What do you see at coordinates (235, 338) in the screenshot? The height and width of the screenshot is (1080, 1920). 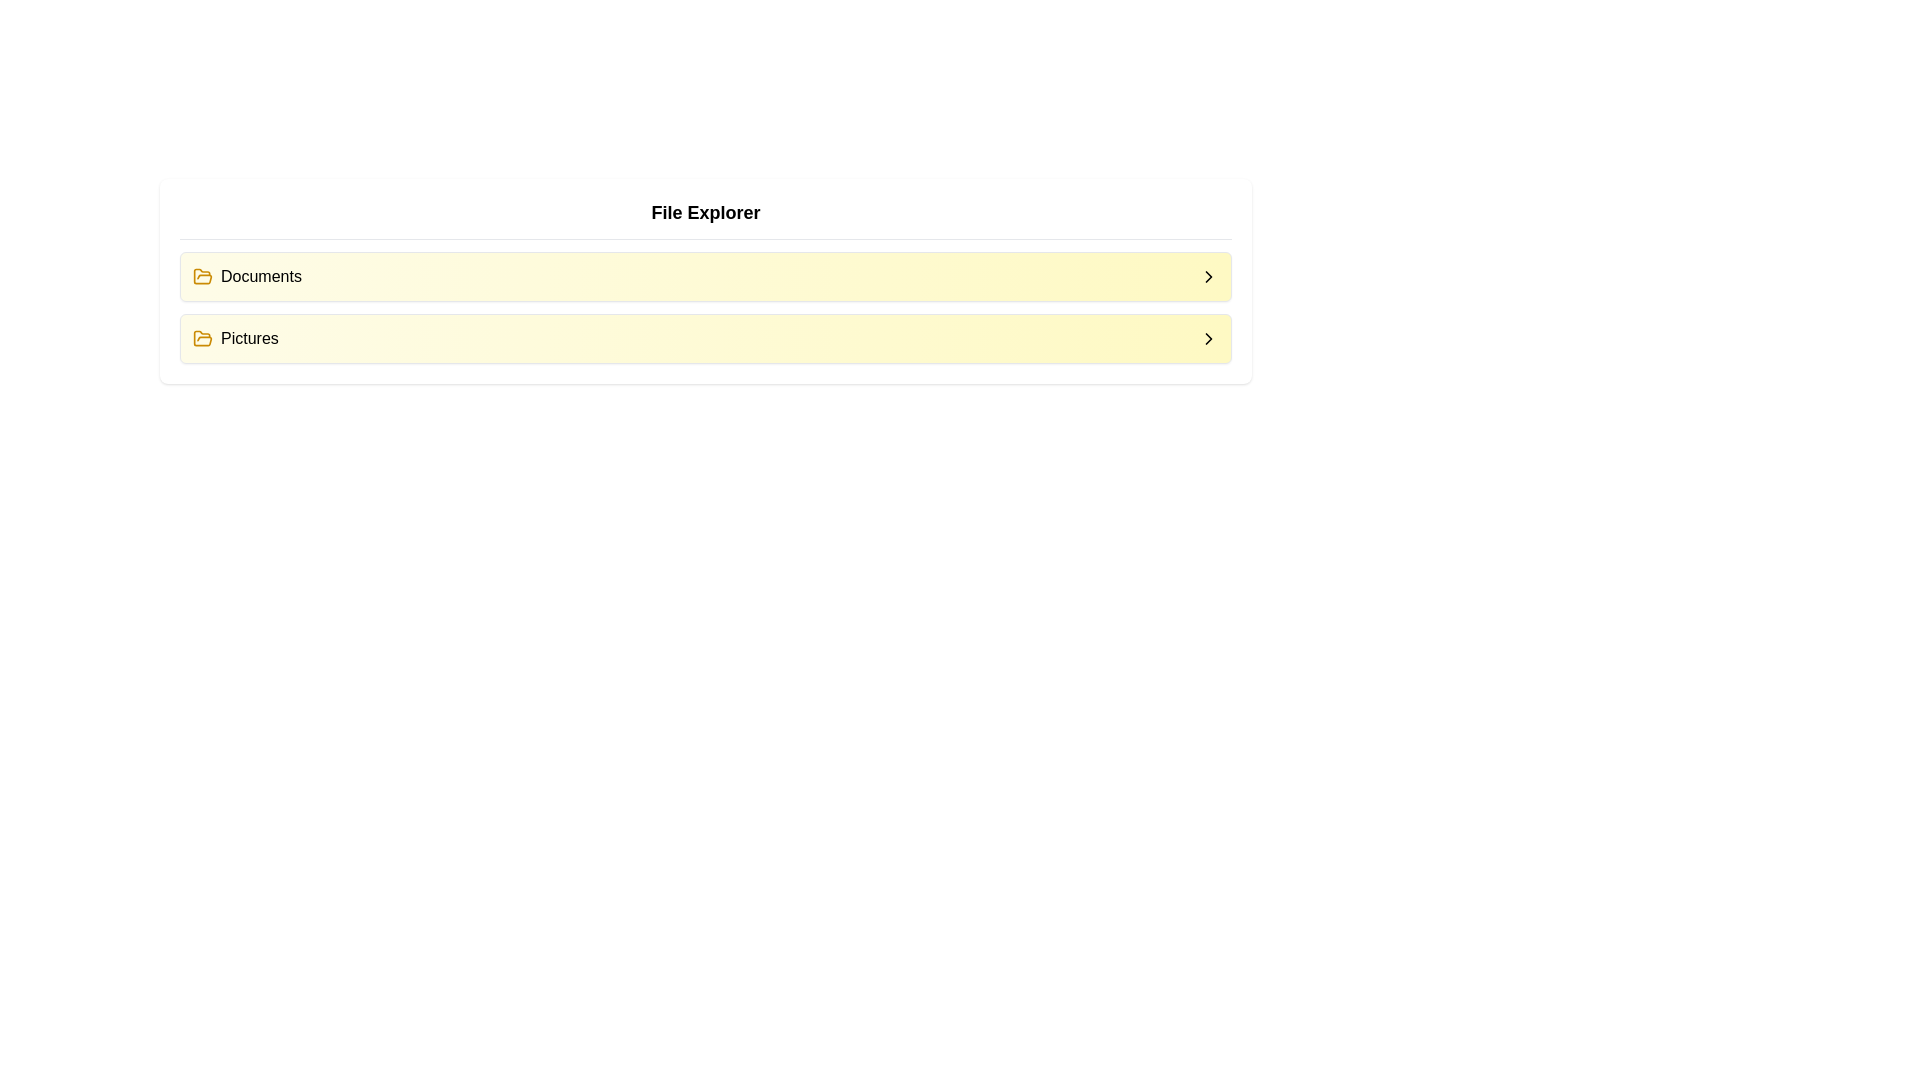 I see `the composite UI element containing the yellow folder icon and the text 'Pictures' to potentially reveal additional information or functionality` at bounding box center [235, 338].